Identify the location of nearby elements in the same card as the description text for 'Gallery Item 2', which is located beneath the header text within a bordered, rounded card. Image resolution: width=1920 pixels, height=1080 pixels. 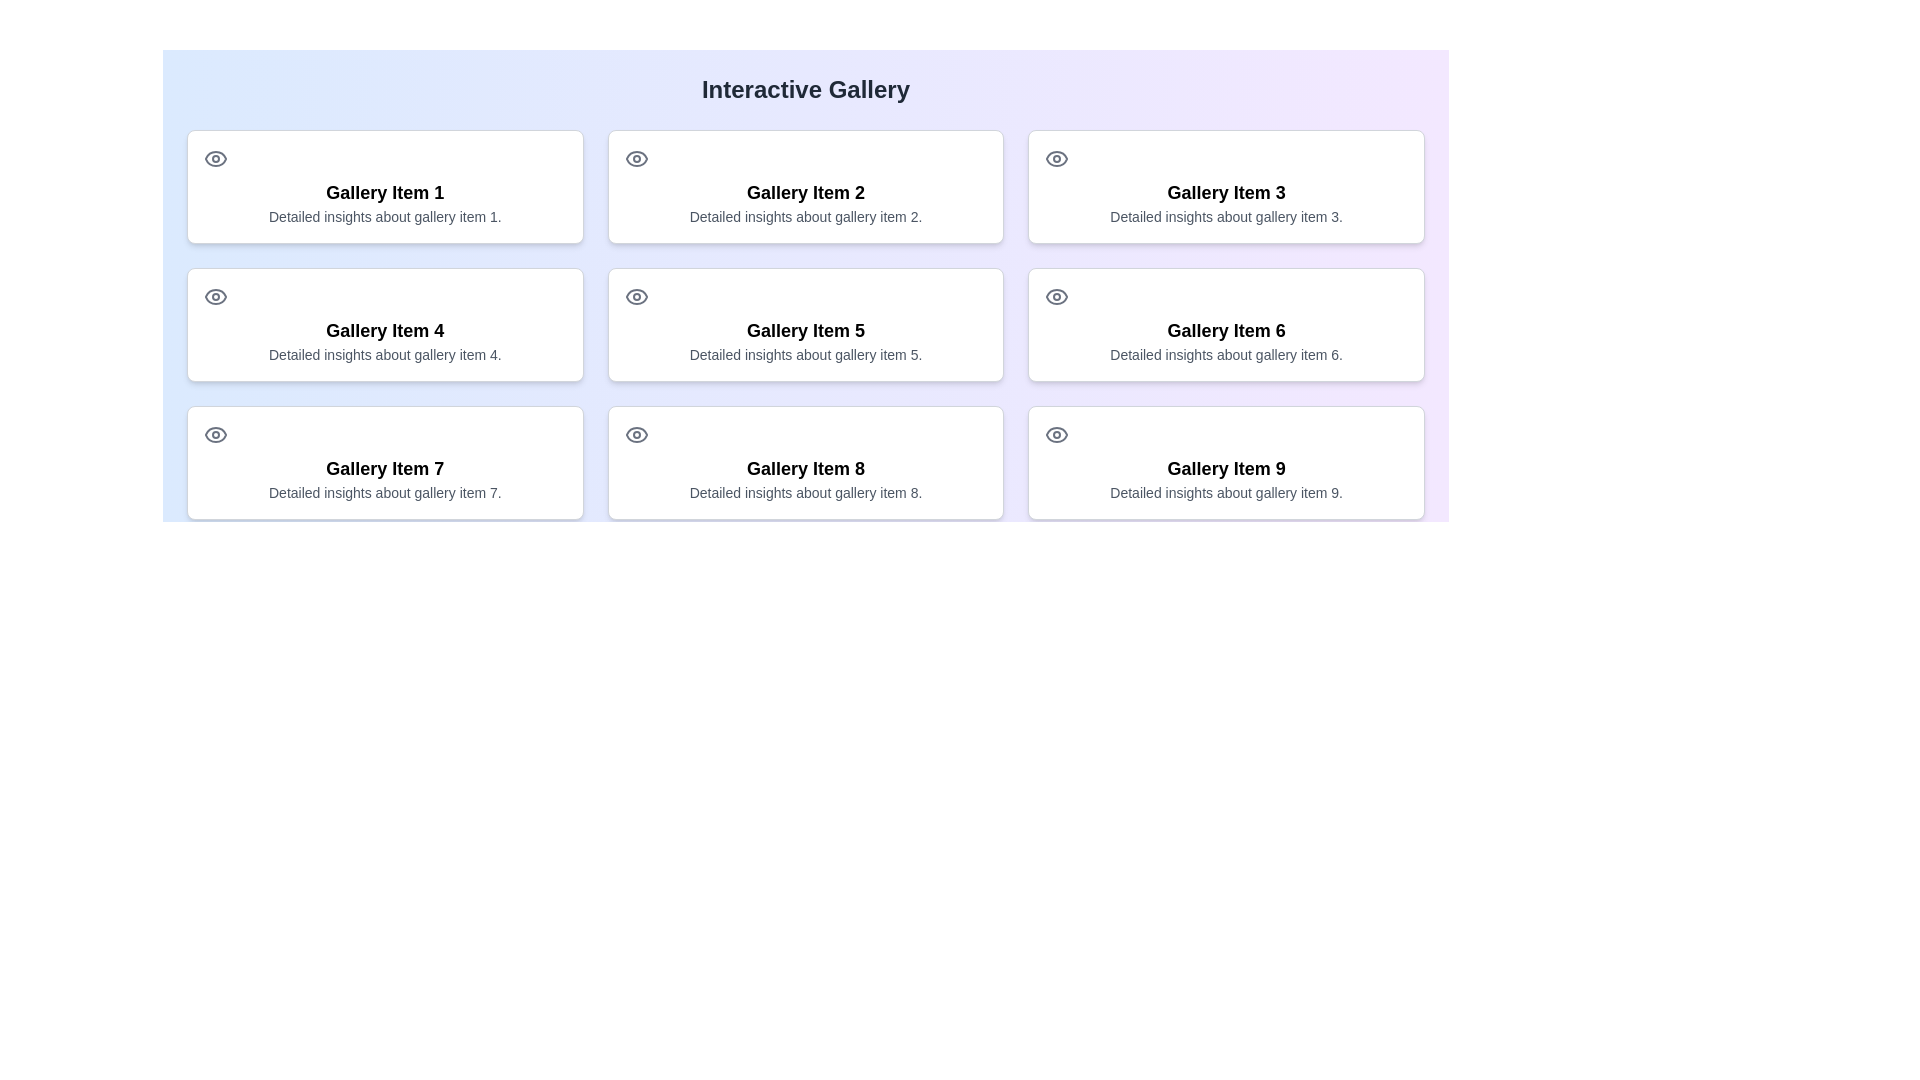
(806, 216).